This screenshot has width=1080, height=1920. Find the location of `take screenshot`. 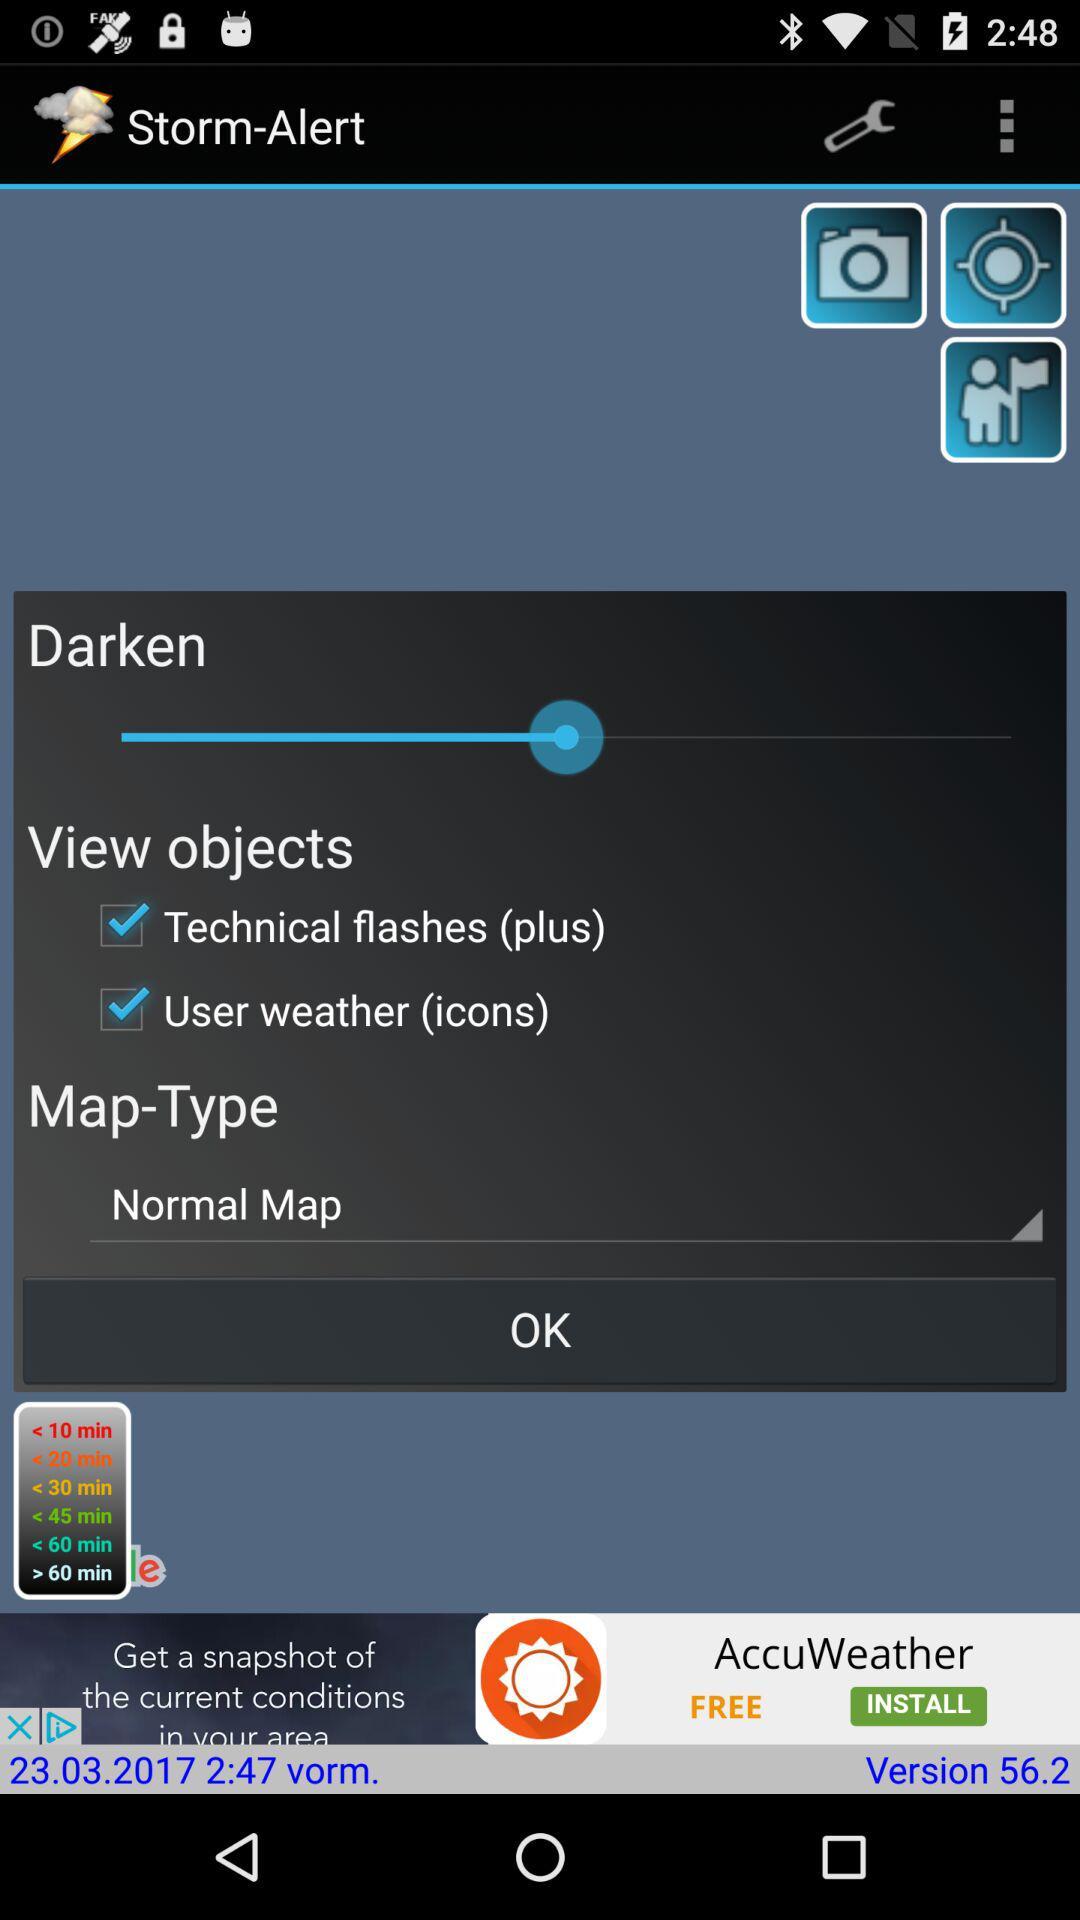

take screenshot is located at coordinates (863, 264).